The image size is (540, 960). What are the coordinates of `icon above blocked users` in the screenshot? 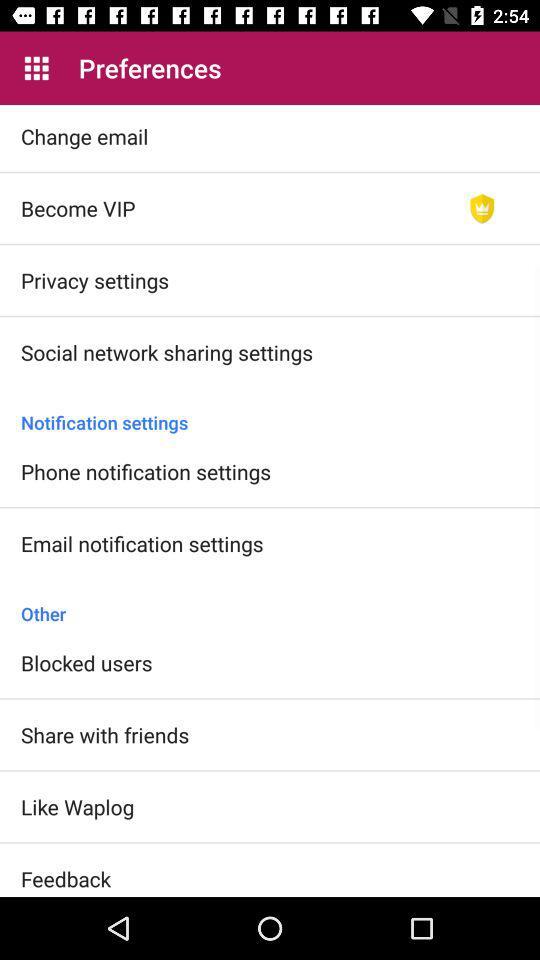 It's located at (270, 602).